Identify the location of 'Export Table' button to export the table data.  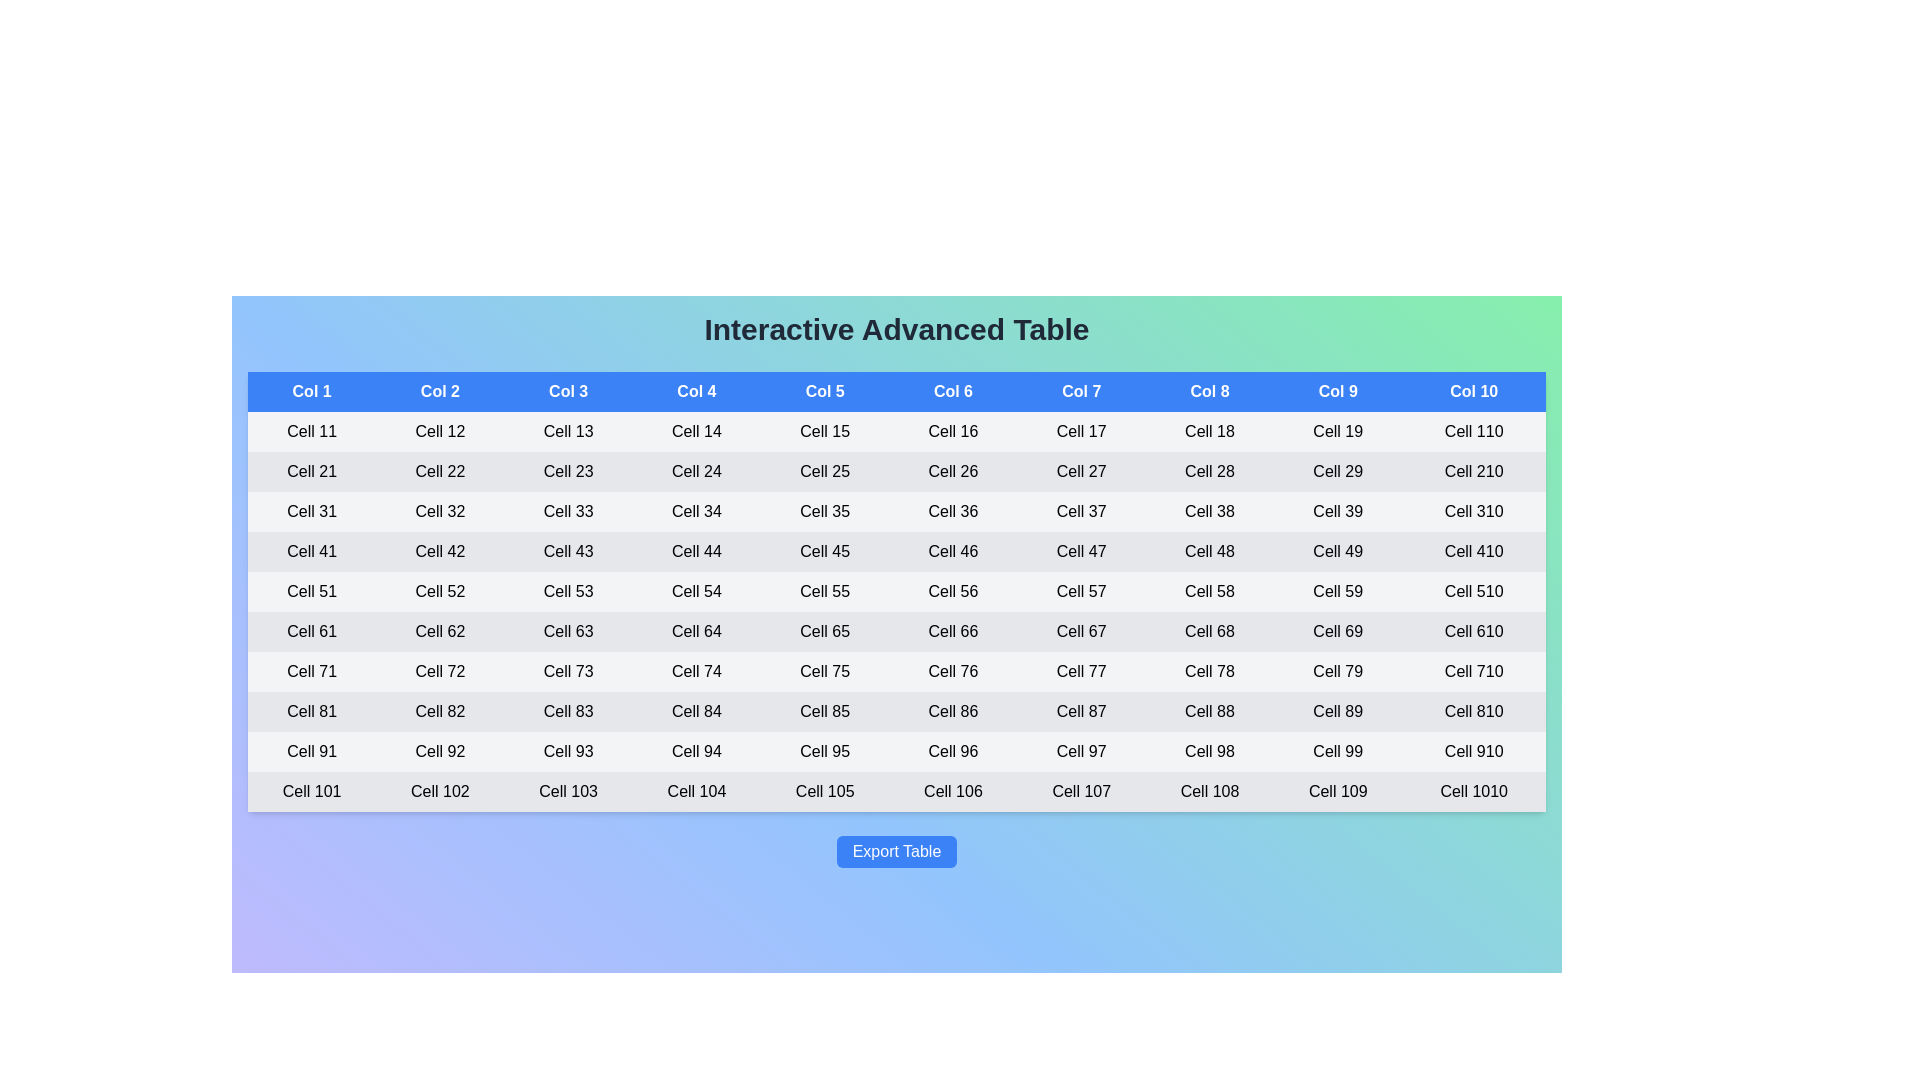
(896, 852).